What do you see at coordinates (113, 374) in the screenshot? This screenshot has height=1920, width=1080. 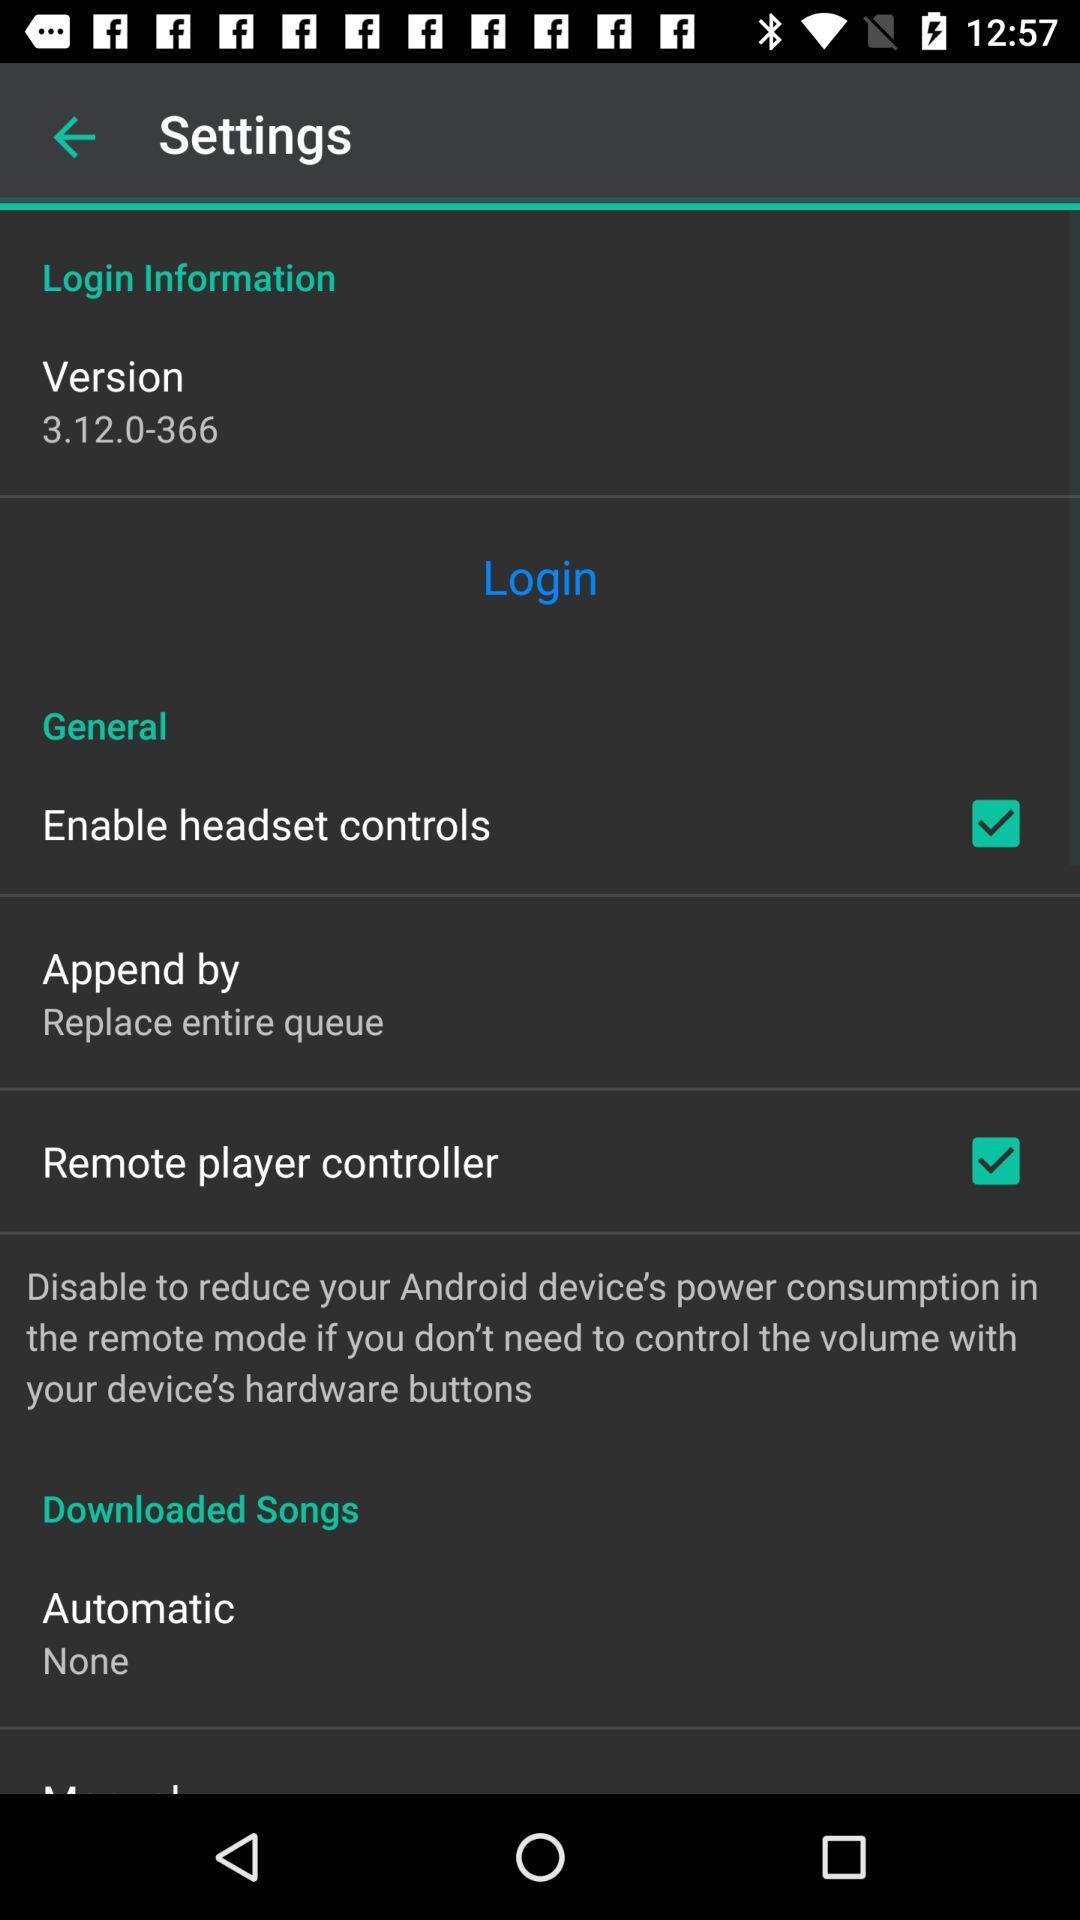 I see `version item` at bounding box center [113, 374].